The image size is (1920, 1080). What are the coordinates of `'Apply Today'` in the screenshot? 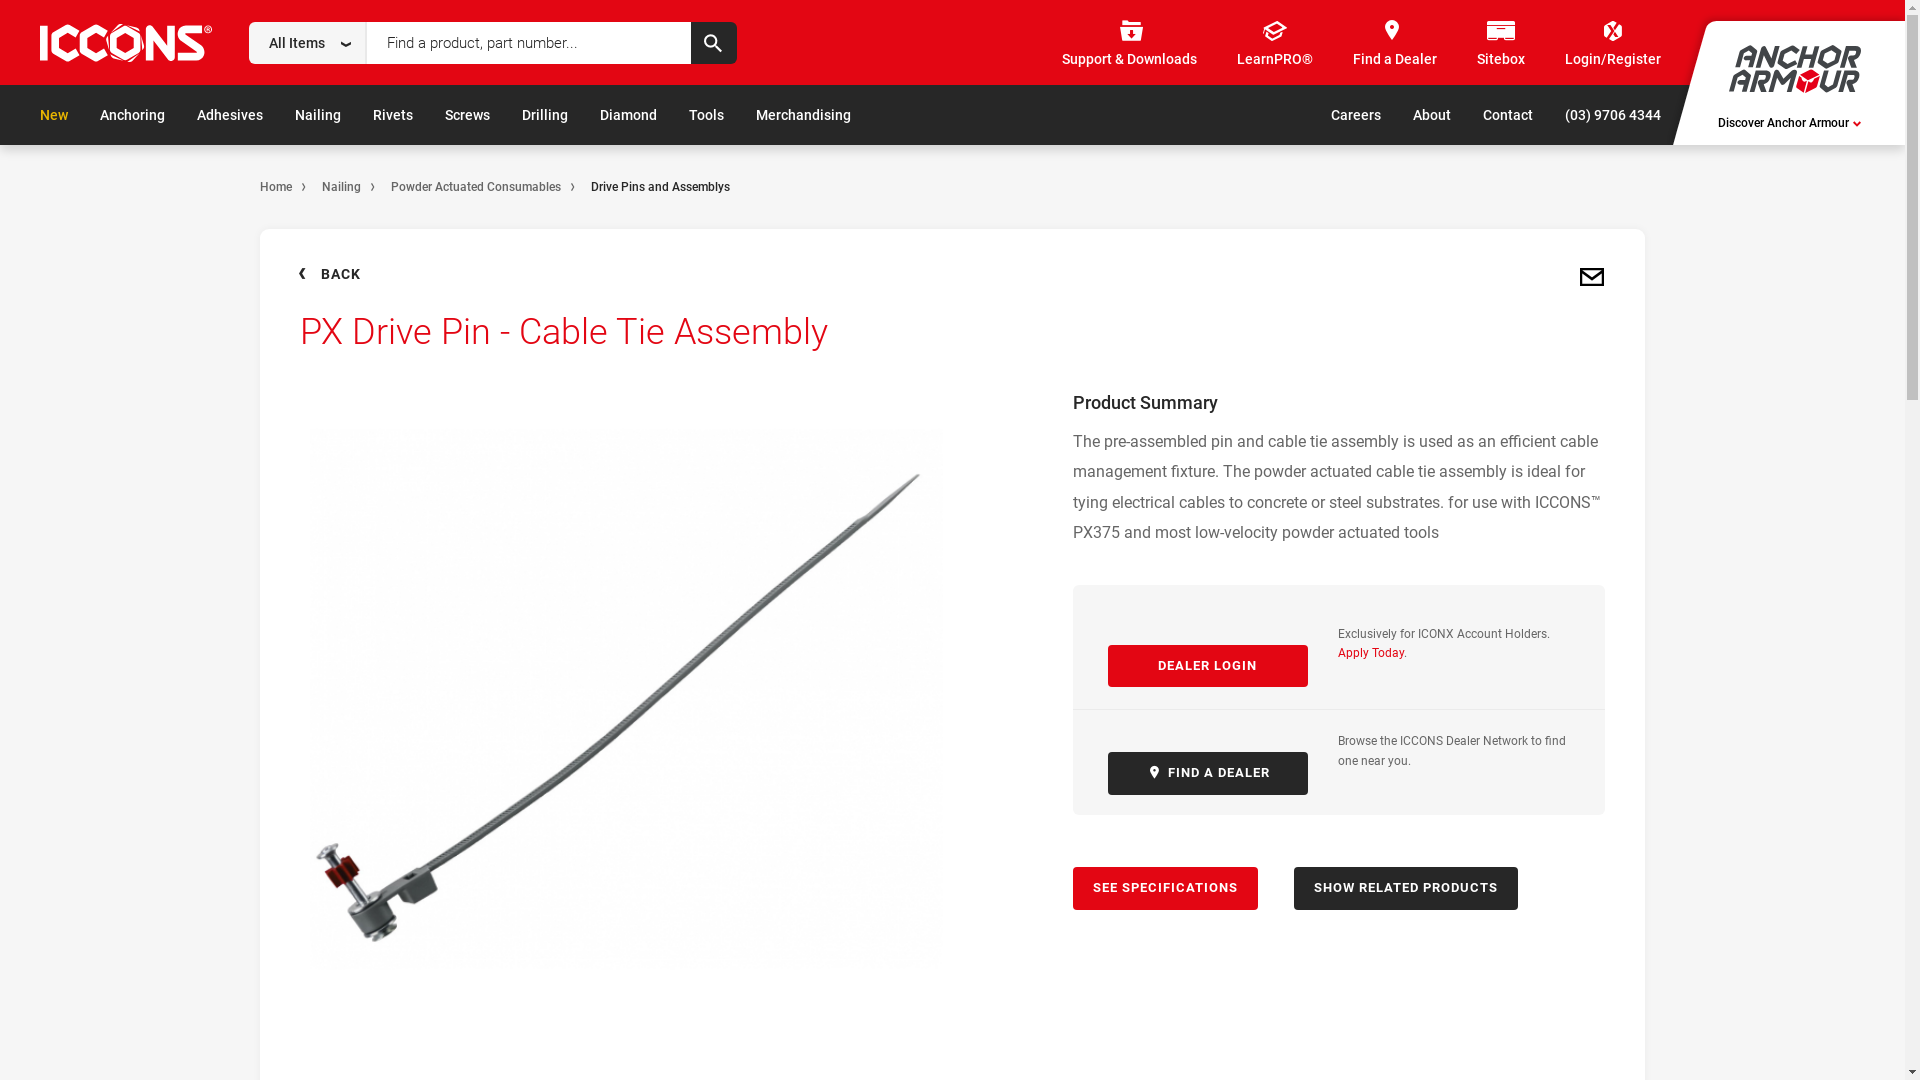 It's located at (1370, 652).